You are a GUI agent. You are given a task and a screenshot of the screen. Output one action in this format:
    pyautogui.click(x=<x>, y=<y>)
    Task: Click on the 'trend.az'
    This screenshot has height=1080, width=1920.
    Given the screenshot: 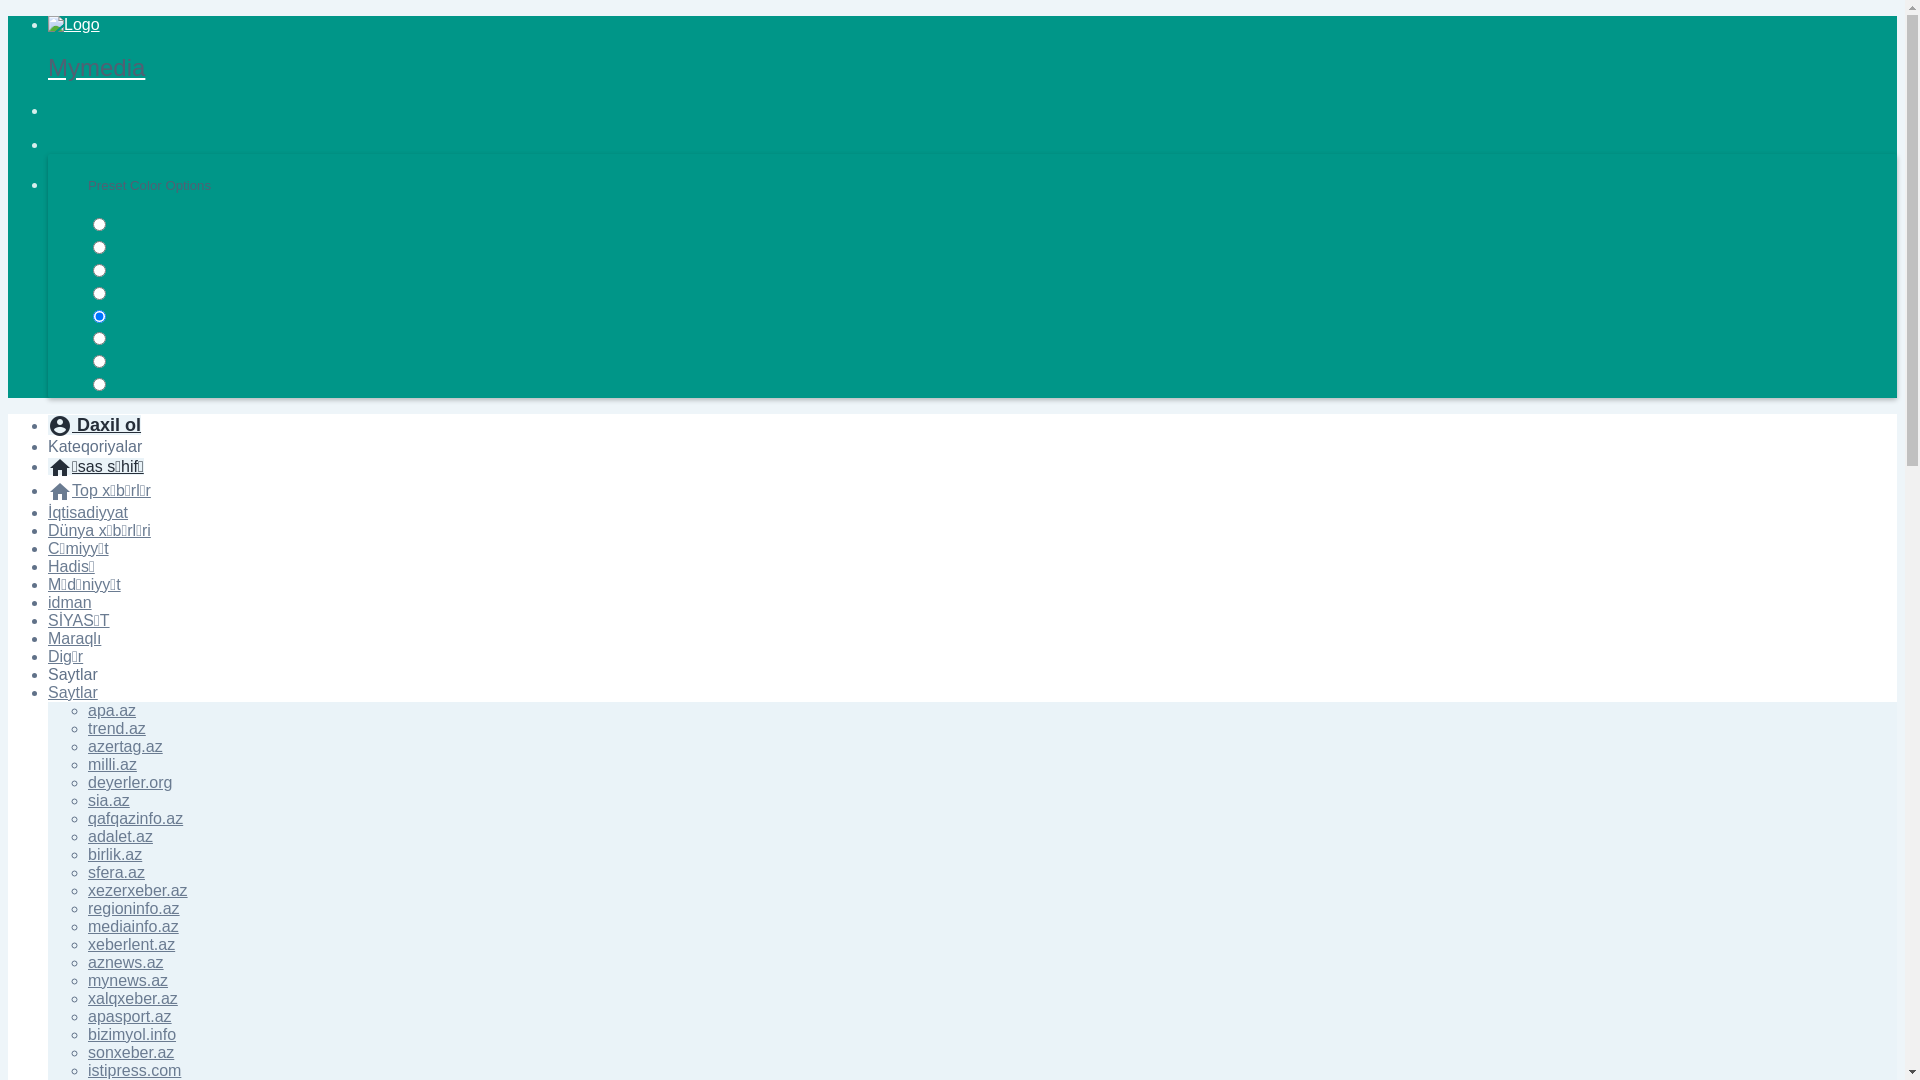 What is the action you would take?
    pyautogui.click(x=115, y=728)
    